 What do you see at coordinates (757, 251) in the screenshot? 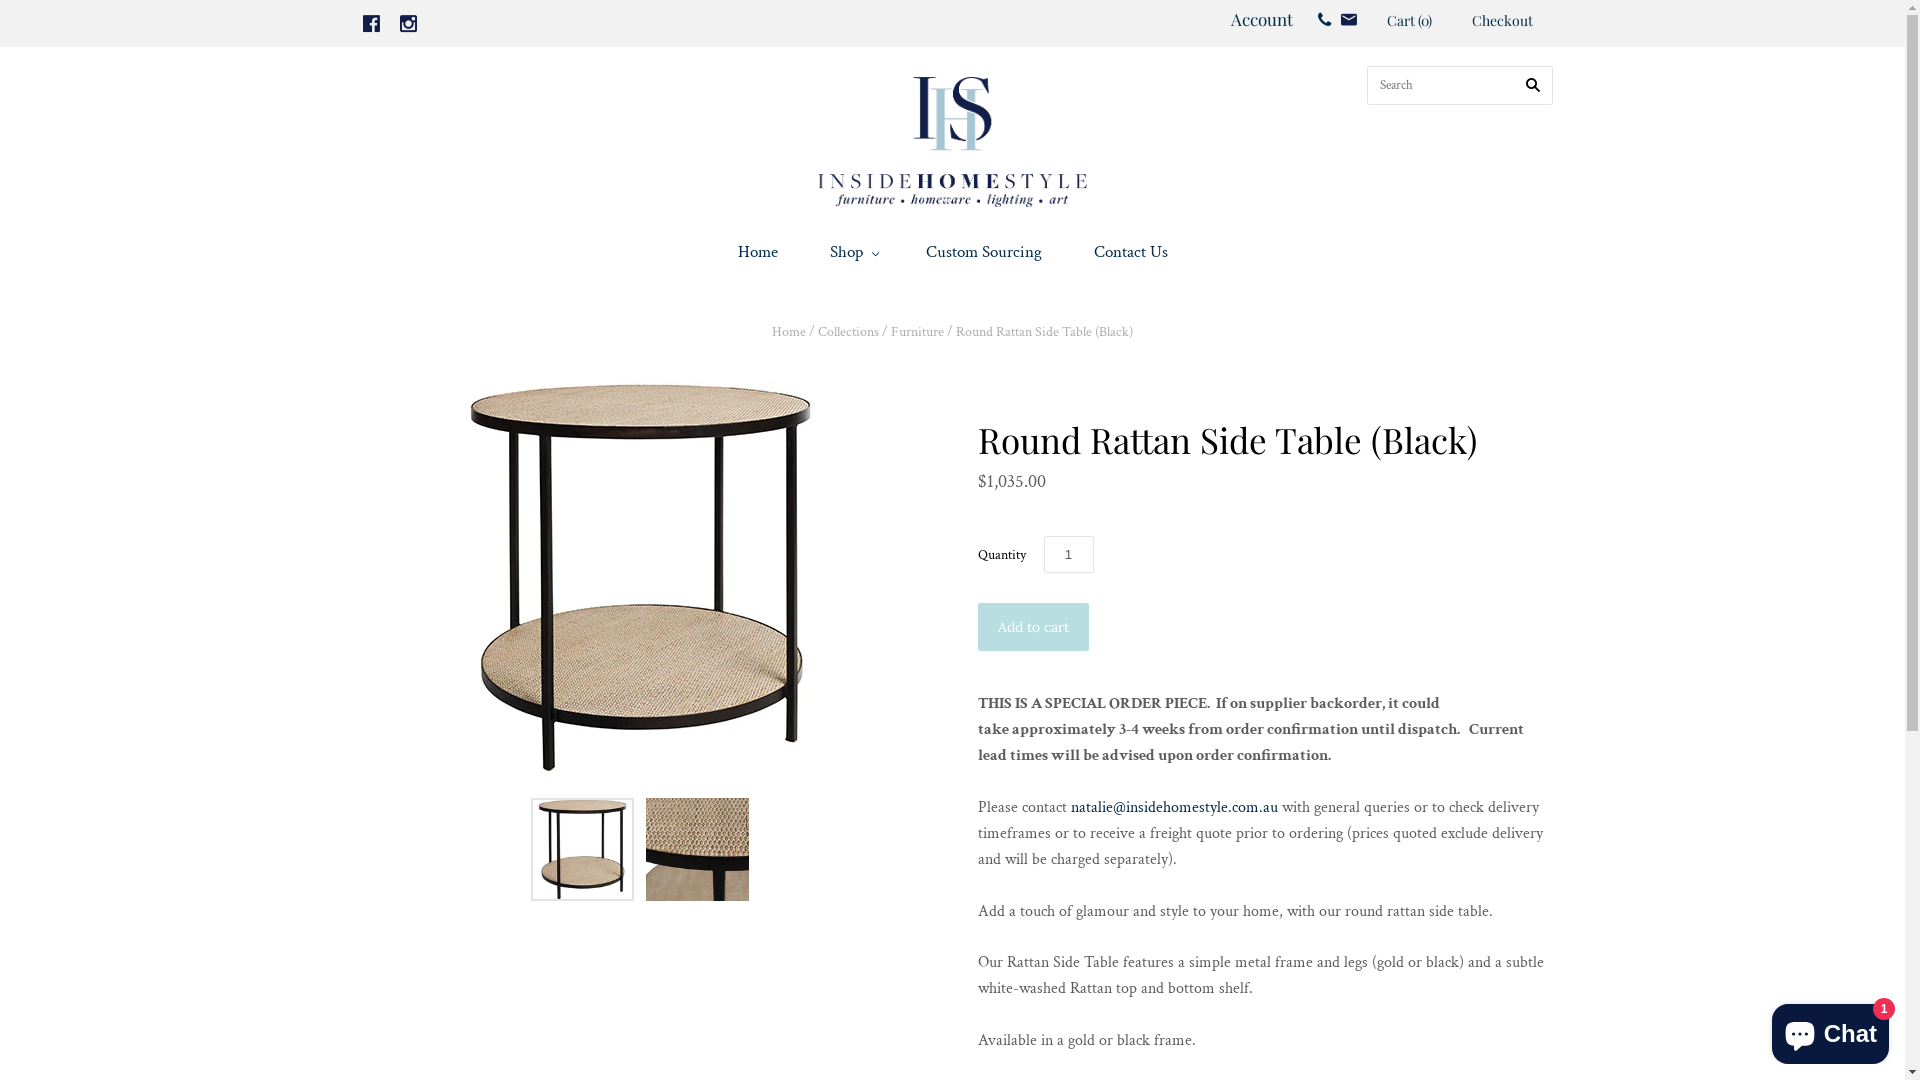
I see `'Home'` at bounding box center [757, 251].